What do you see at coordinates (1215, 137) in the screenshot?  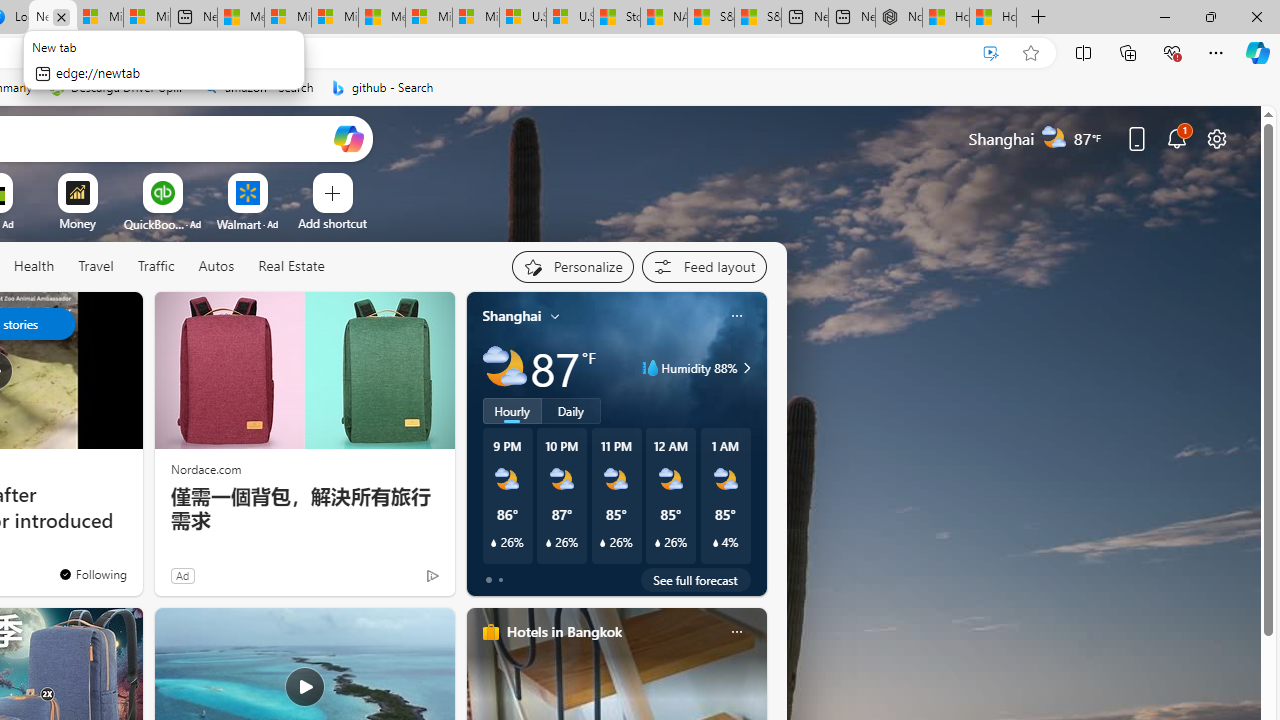 I see `'Page settings'` at bounding box center [1215, 137].